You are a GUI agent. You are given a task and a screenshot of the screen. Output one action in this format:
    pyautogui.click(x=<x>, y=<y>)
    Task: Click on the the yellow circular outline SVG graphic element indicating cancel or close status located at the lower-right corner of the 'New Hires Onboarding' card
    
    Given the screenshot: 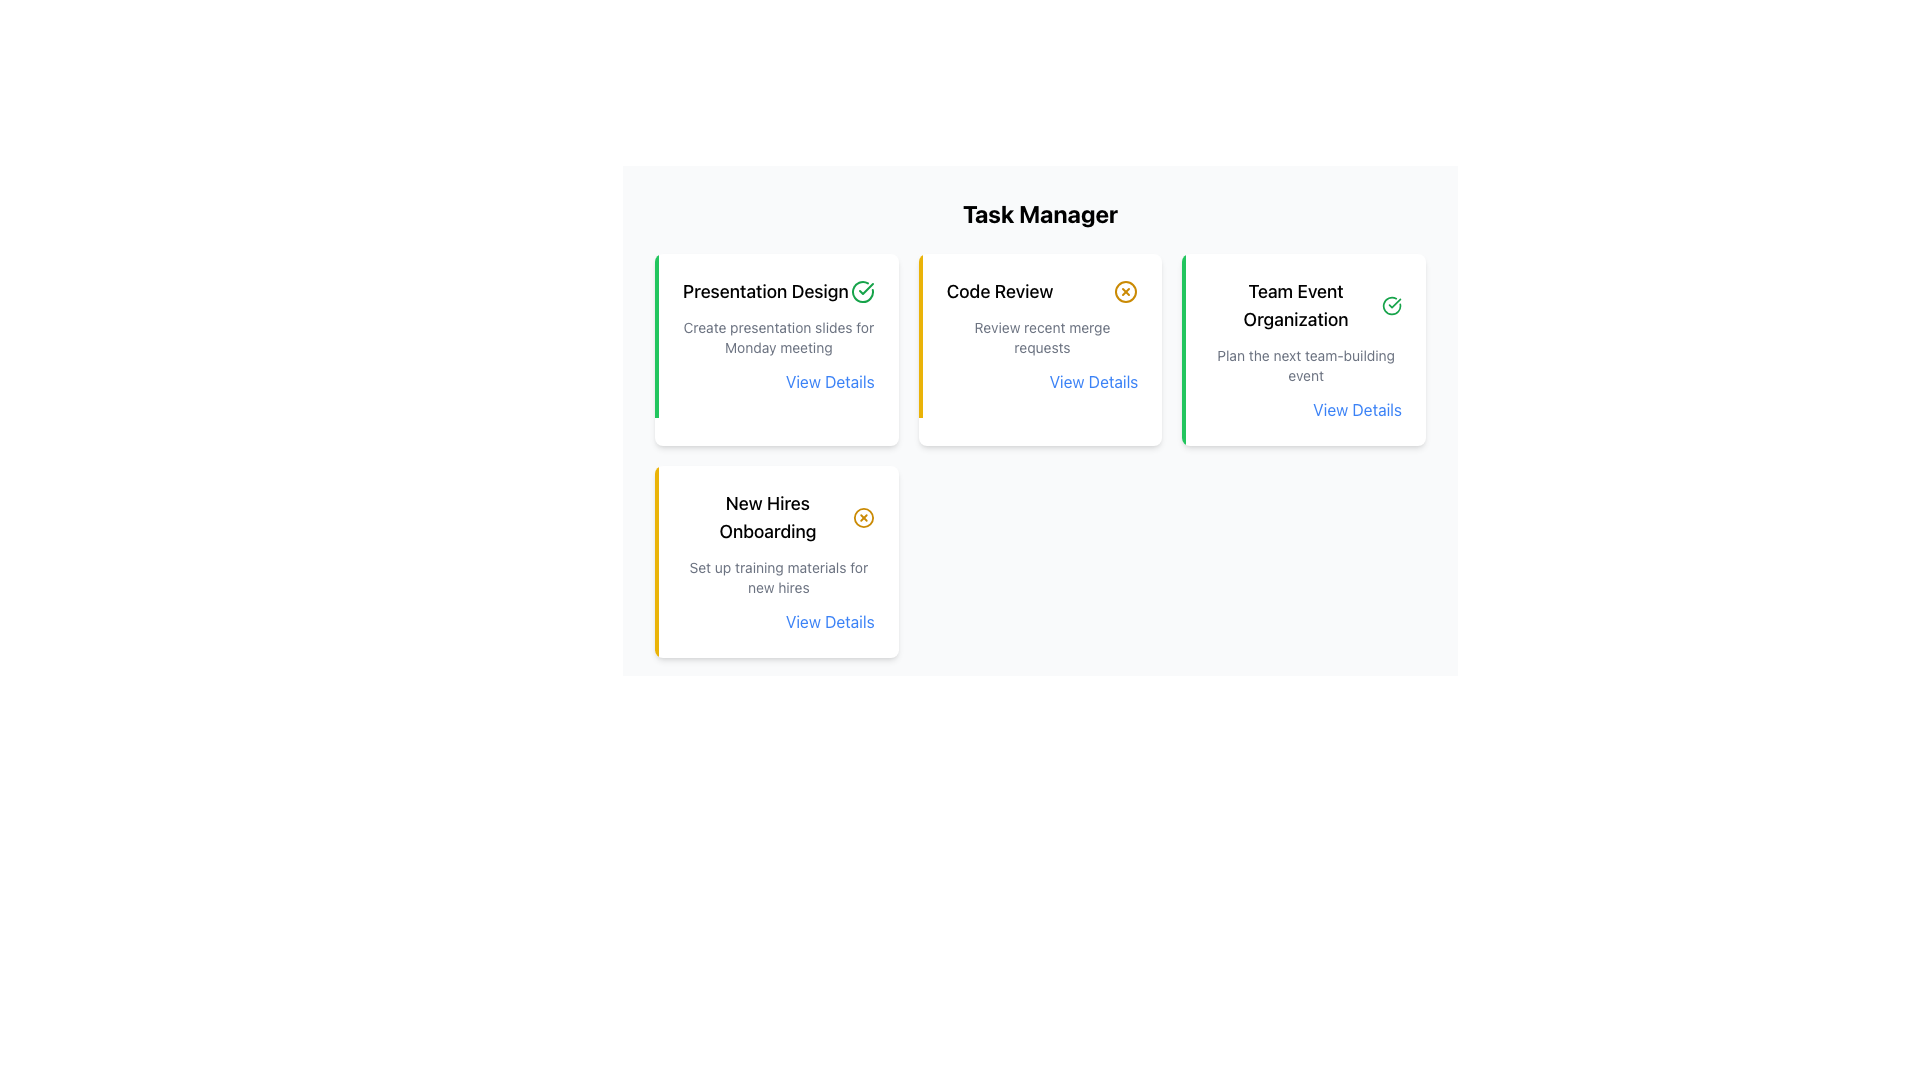 What is the action you would take?
    pyautogui.click(x=863, y=516)
    